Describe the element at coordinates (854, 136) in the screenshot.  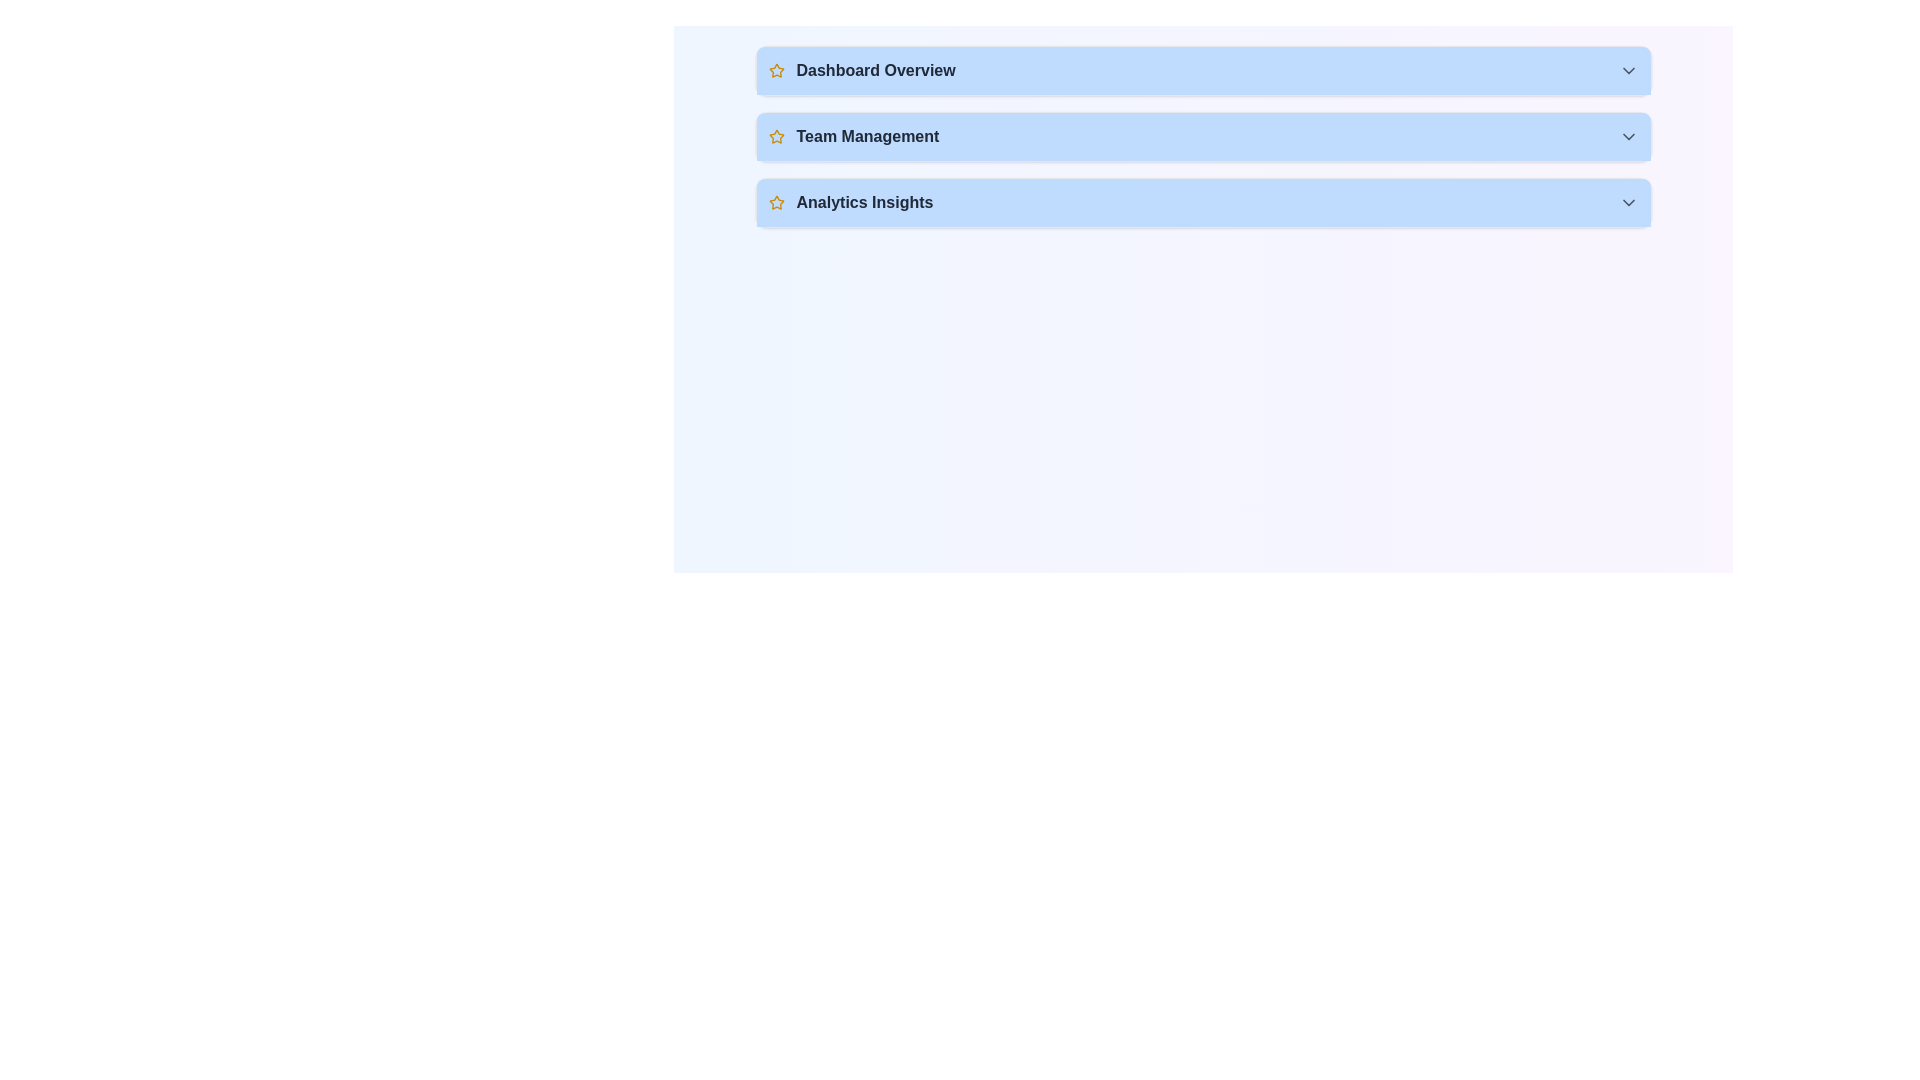
I see `the 'Team Management' menu item located in the second slot of a vertical list` at that location.